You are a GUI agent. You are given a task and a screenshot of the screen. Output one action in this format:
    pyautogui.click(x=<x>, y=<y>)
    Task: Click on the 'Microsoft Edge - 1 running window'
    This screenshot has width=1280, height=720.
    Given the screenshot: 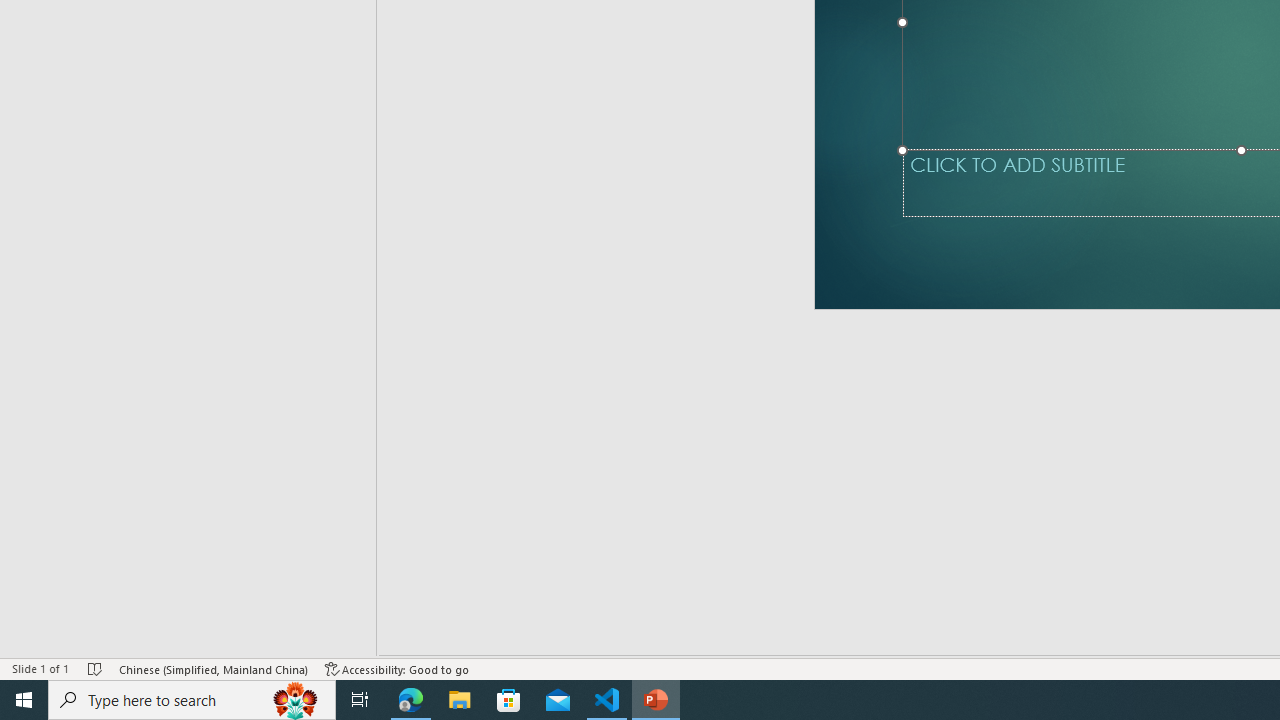 What is the action you would take?
    pyautogui.click(x=410, y=698)
    